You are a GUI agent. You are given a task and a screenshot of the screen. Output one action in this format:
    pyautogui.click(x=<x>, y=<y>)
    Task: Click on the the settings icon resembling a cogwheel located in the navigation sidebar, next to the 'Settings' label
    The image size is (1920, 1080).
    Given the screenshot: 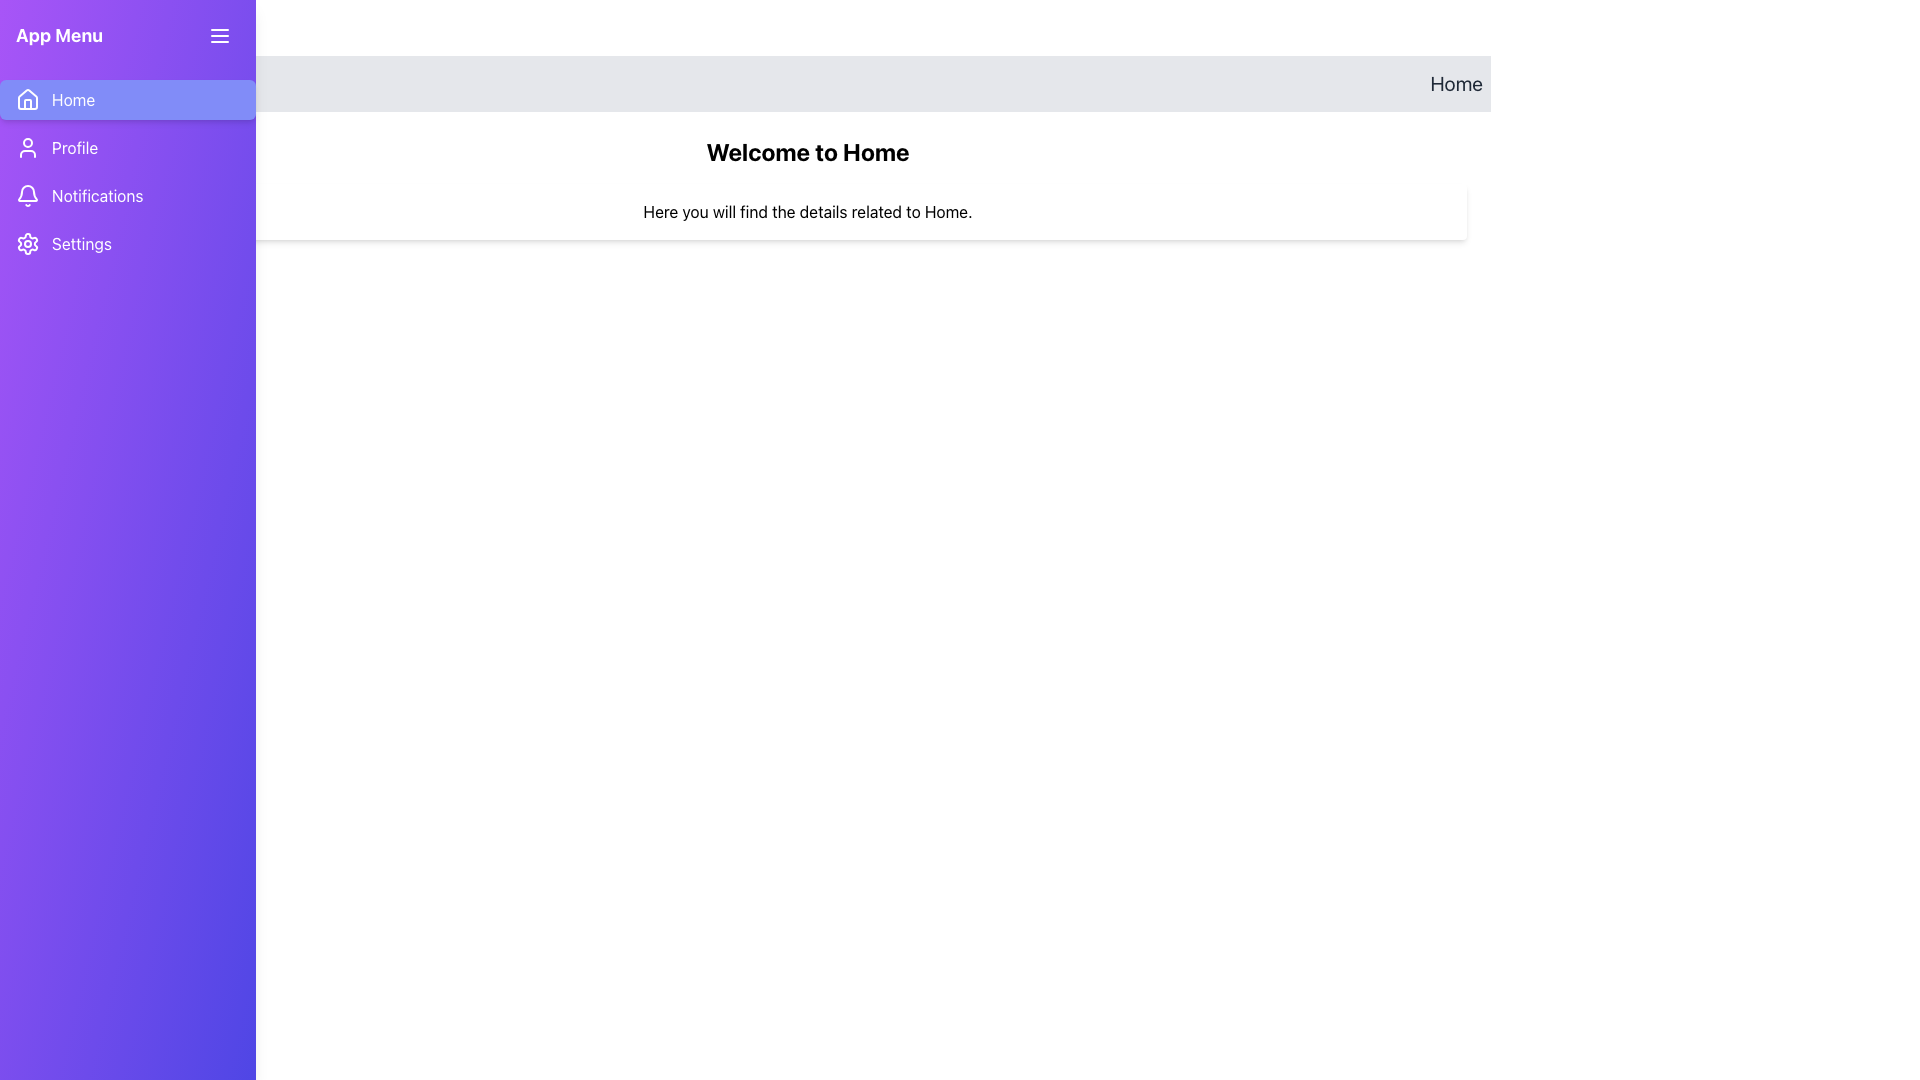 What is the action you would take?
    pyautogui.click(x=28, y=242)
    